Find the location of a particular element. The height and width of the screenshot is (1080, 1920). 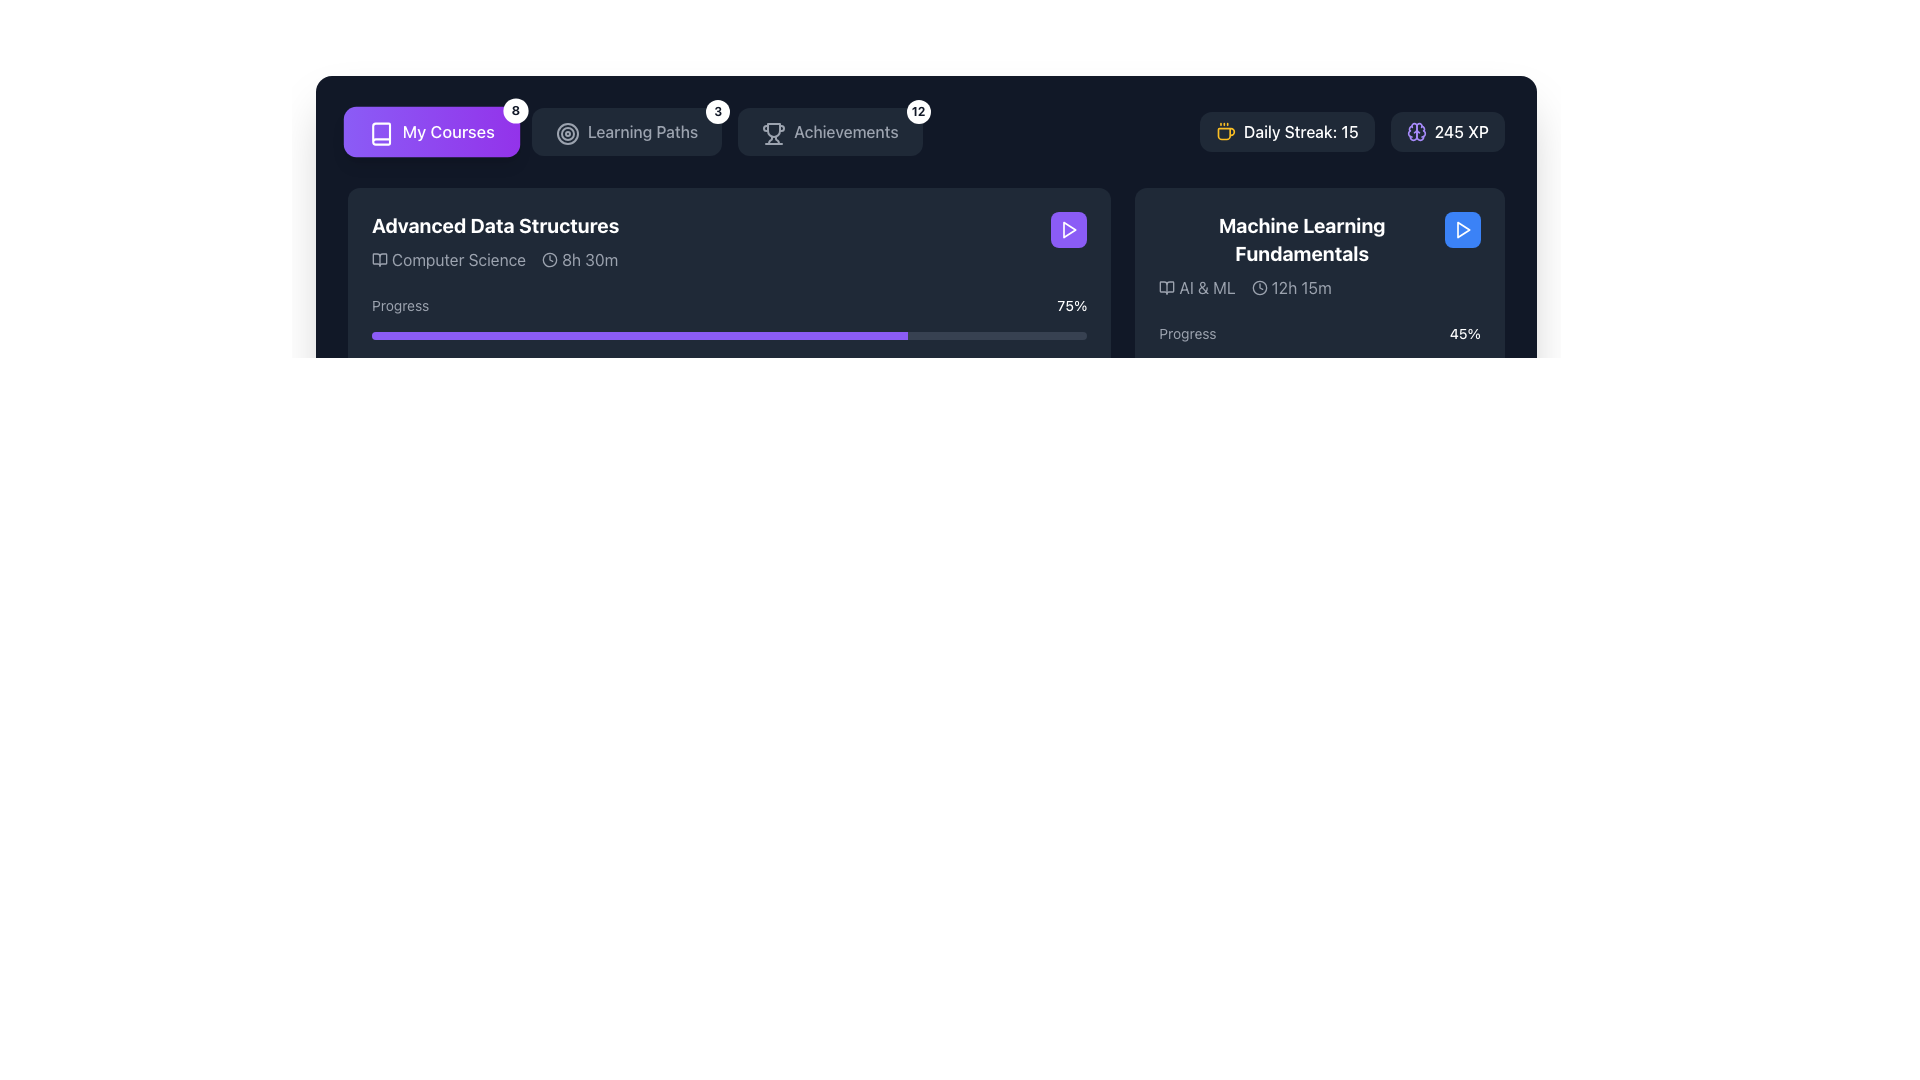

the text label displaying the time associated with 'Machine Learning Fundamentals', located to the right of the clock icon is located at coordinates (1301, 288).